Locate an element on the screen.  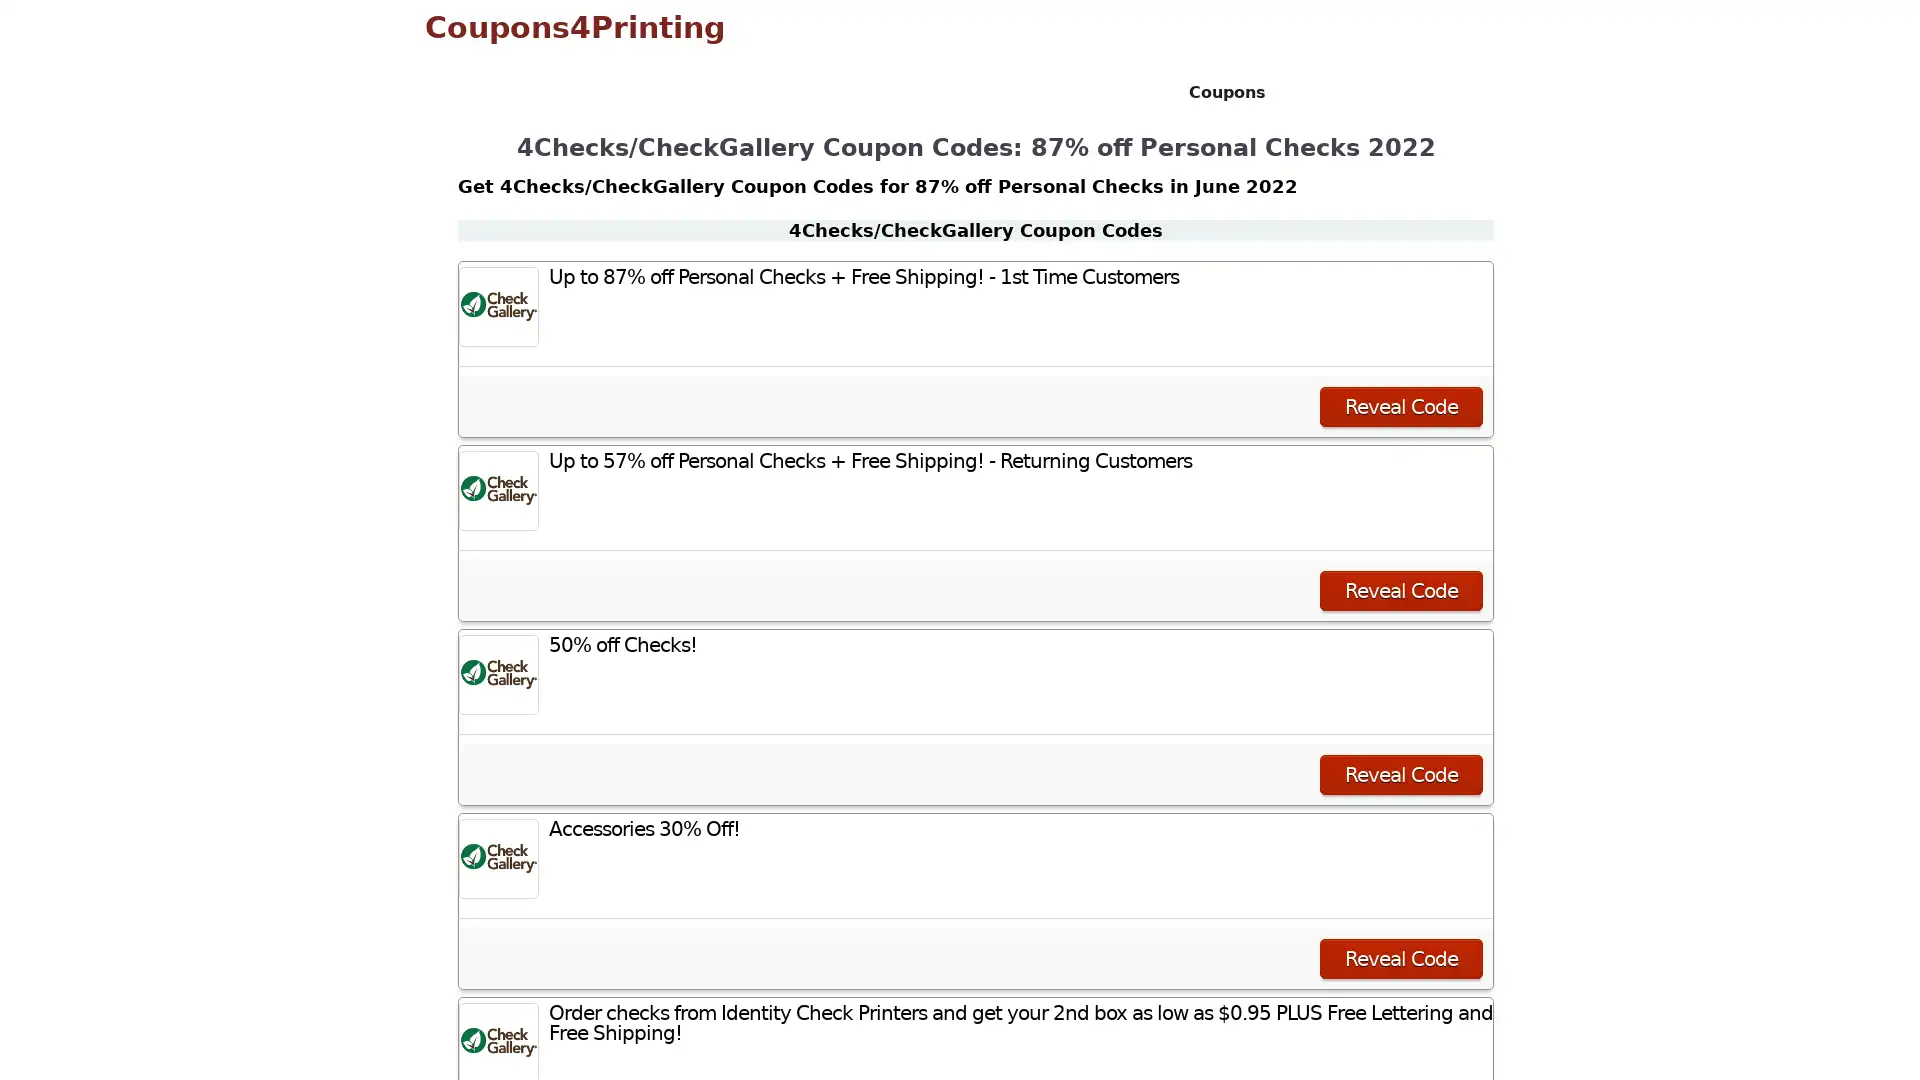
Reveal Code is located at coordinates (1400, 958).